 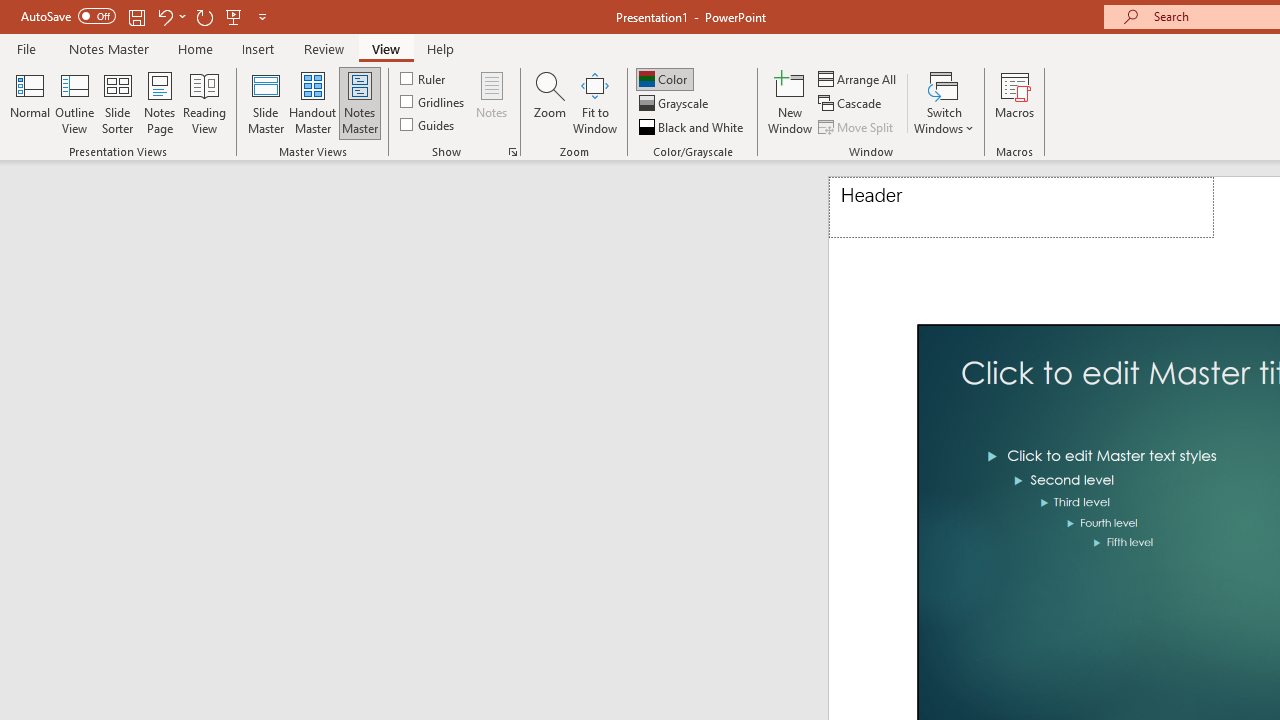 I want to click on 'Macros', so click(x=1015, y=103).